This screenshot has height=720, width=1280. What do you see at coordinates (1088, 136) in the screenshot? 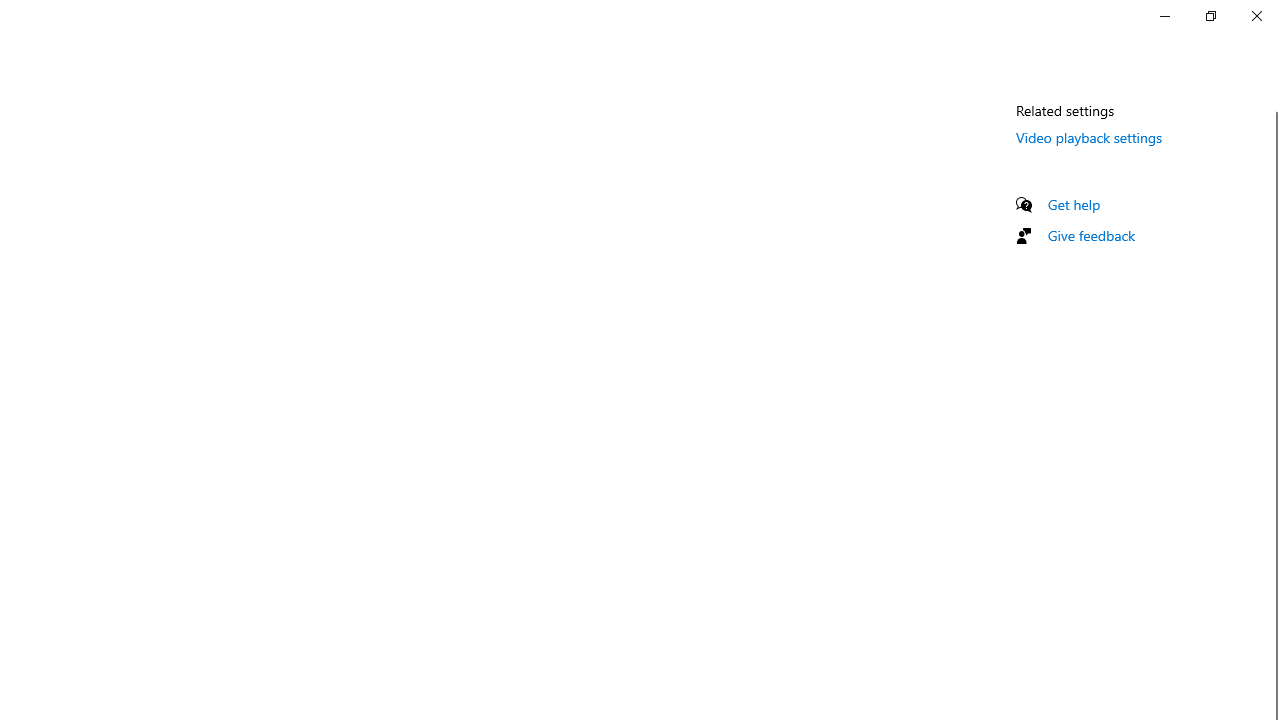
I see `'Video playback settings'` at bounding box center [1088, 136].